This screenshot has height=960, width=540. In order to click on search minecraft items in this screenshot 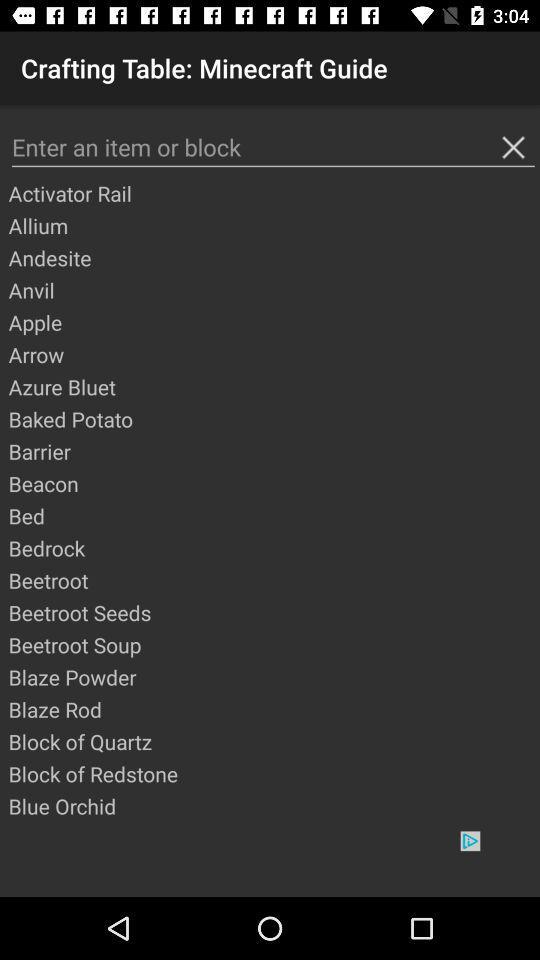, I will do `click(272, 146)`.